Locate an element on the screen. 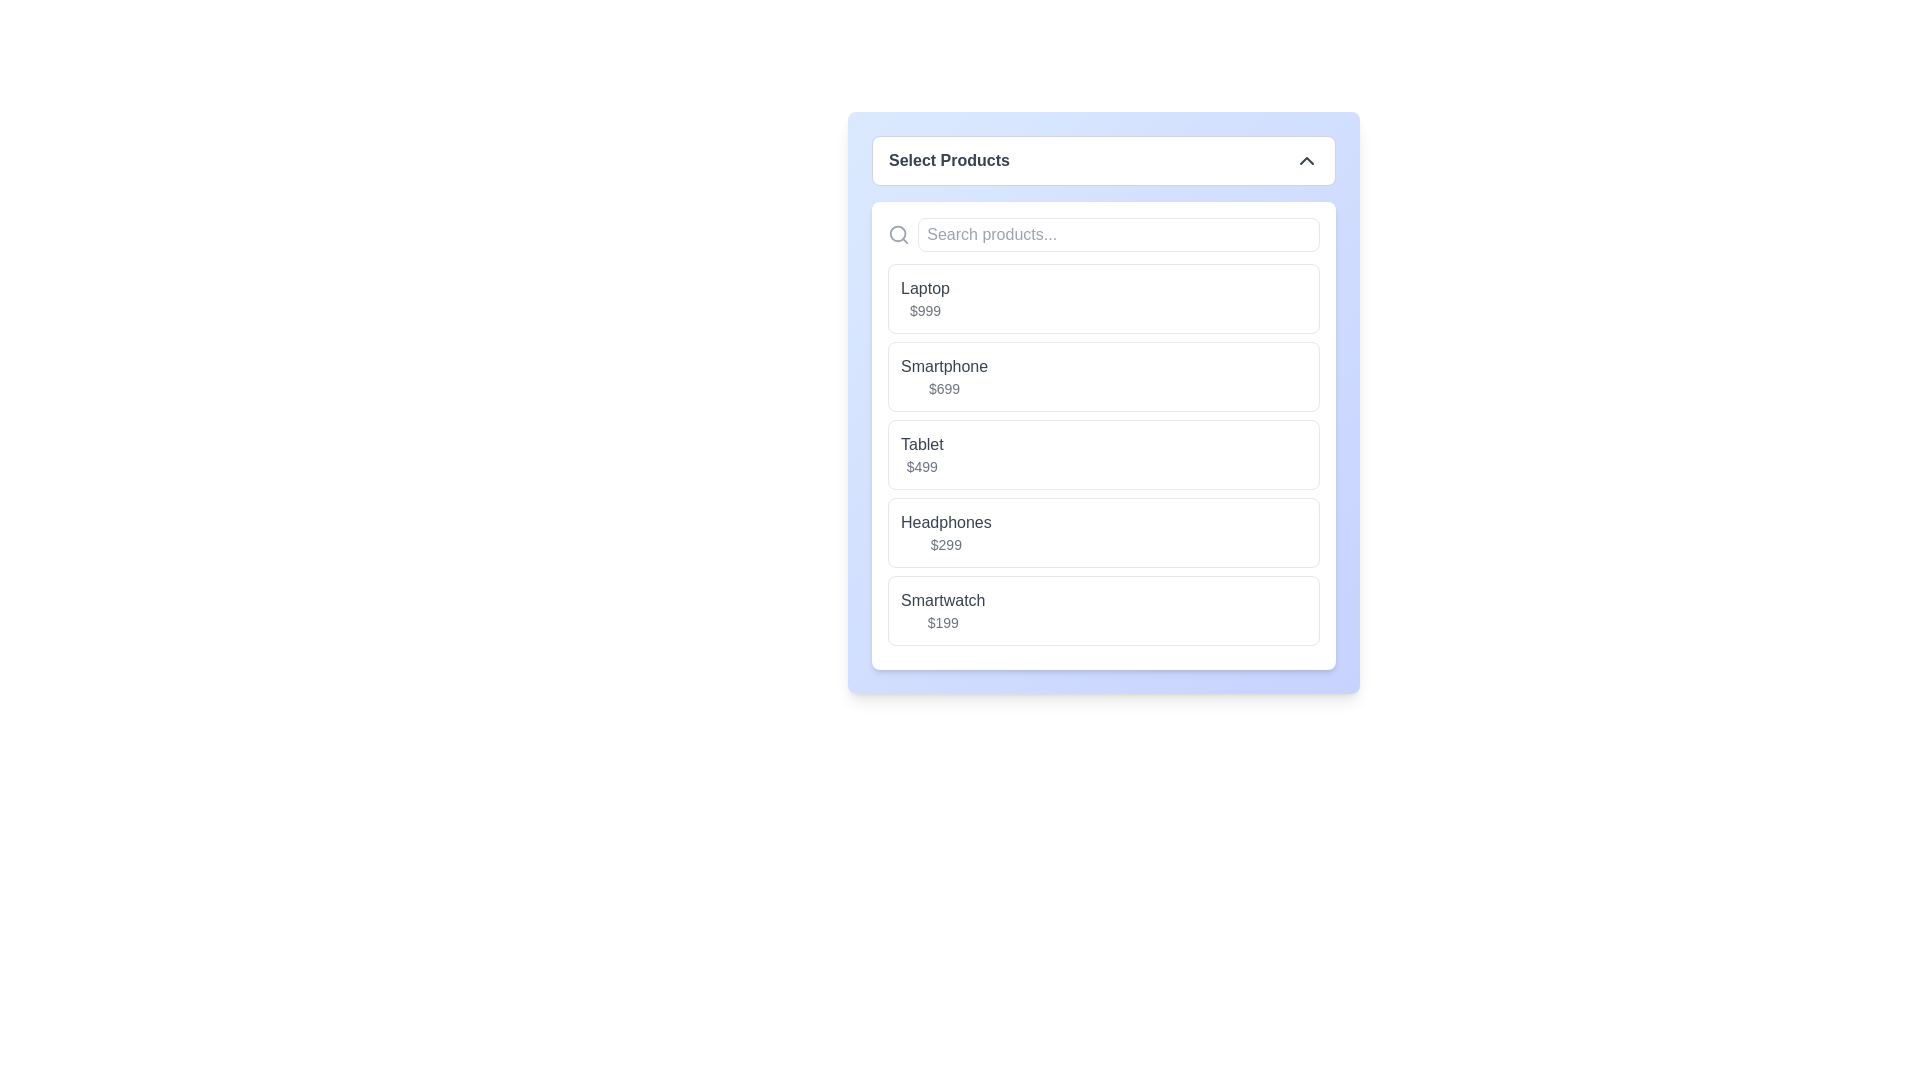 This screenshot has width=1920, height=1080. the icon located at the extreme left of the input search bar, adjacent to the 'Search products...' input field is located at coordinates (898, 234).